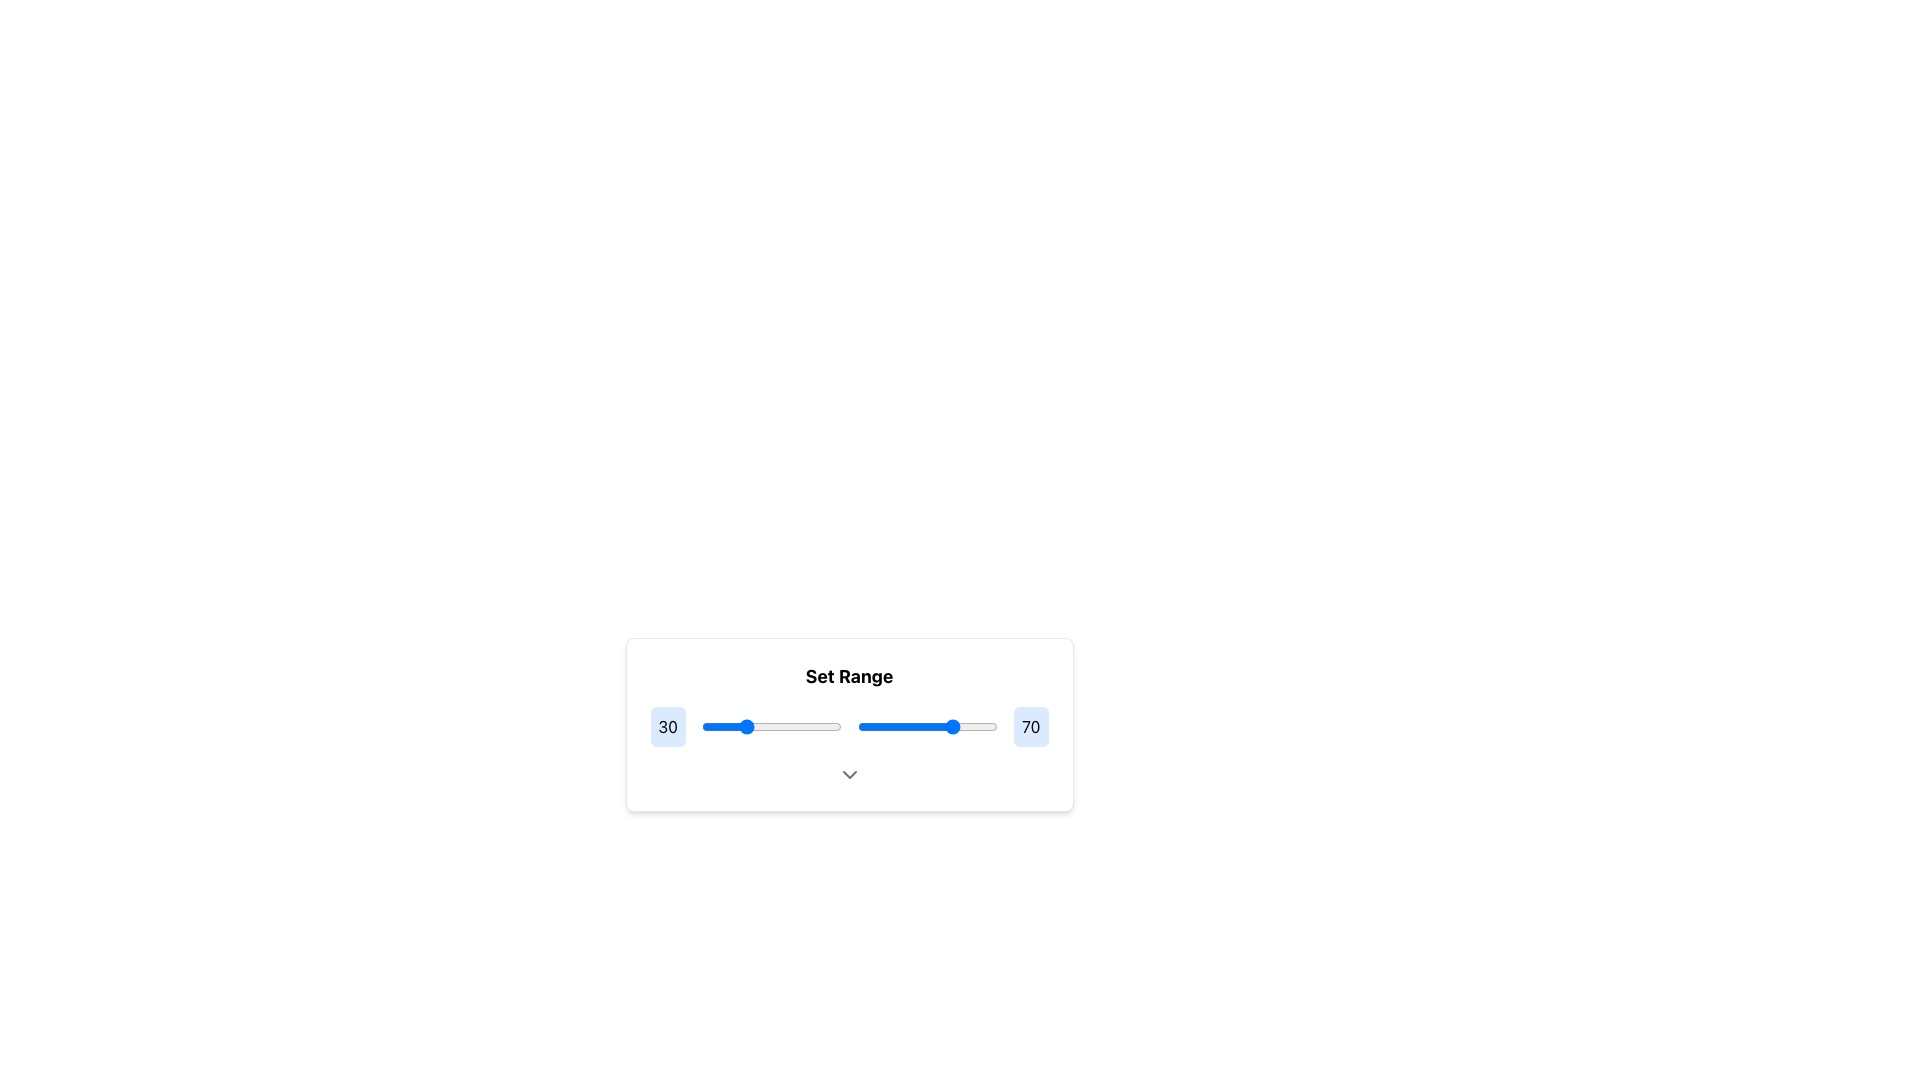 The image size is (1920, 1080). What do you see at coordinates (958, 726) in the screenshot?
I see `the slider value` at bounding box center [958, 726].